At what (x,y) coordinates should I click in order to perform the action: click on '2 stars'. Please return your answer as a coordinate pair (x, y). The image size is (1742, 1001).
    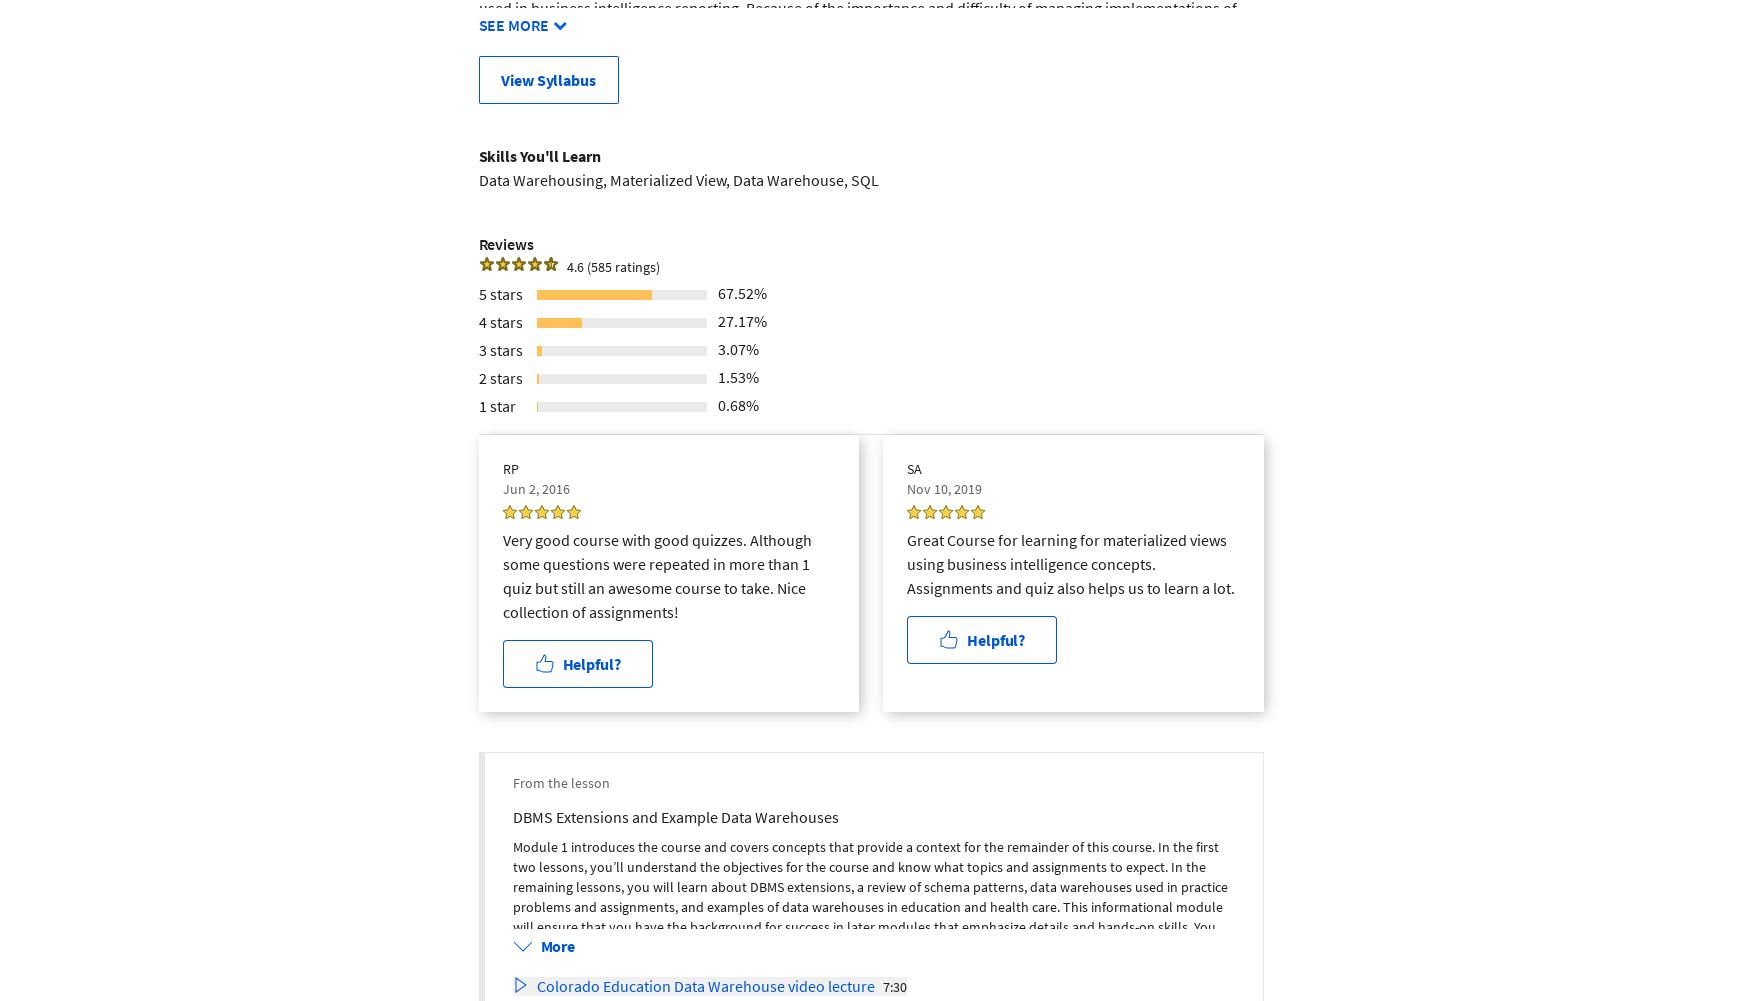
    Looking at the image, I should click on (499, 375).